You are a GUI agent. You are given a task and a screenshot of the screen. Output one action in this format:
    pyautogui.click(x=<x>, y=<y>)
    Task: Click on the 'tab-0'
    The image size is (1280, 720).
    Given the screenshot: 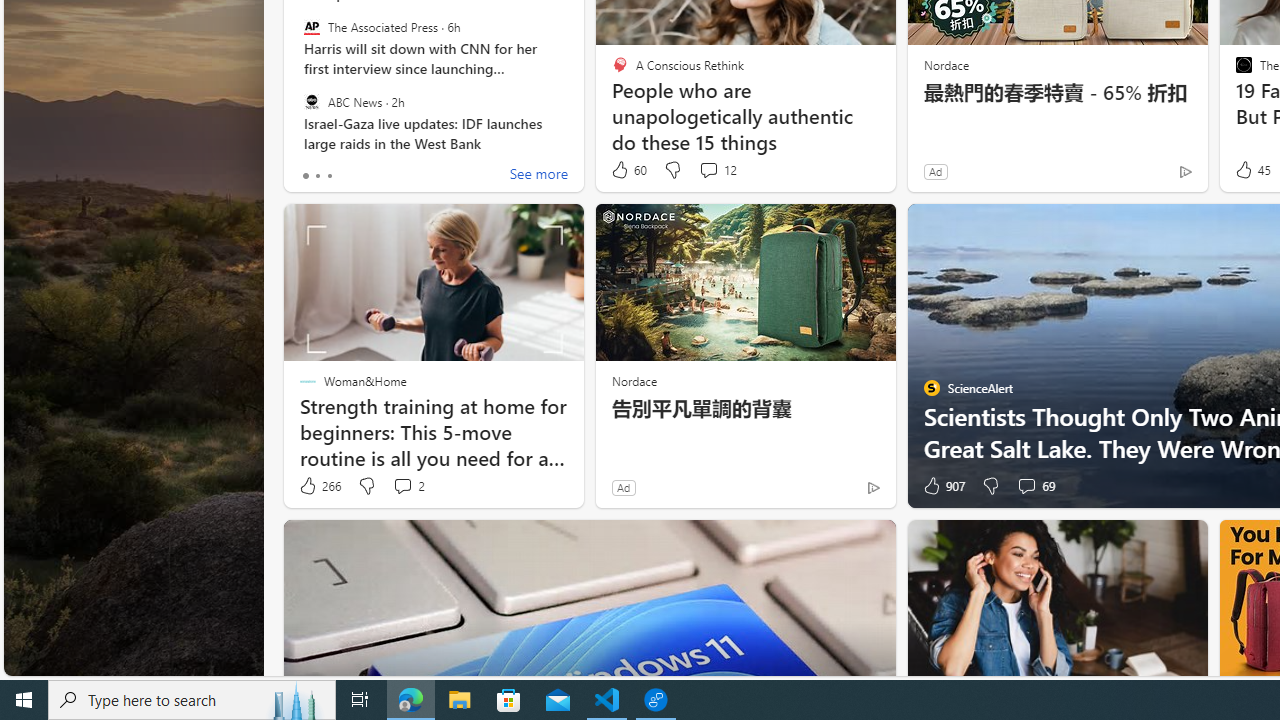 What is the action you would take?
    pyautogui.click(x=304, y=175)
    